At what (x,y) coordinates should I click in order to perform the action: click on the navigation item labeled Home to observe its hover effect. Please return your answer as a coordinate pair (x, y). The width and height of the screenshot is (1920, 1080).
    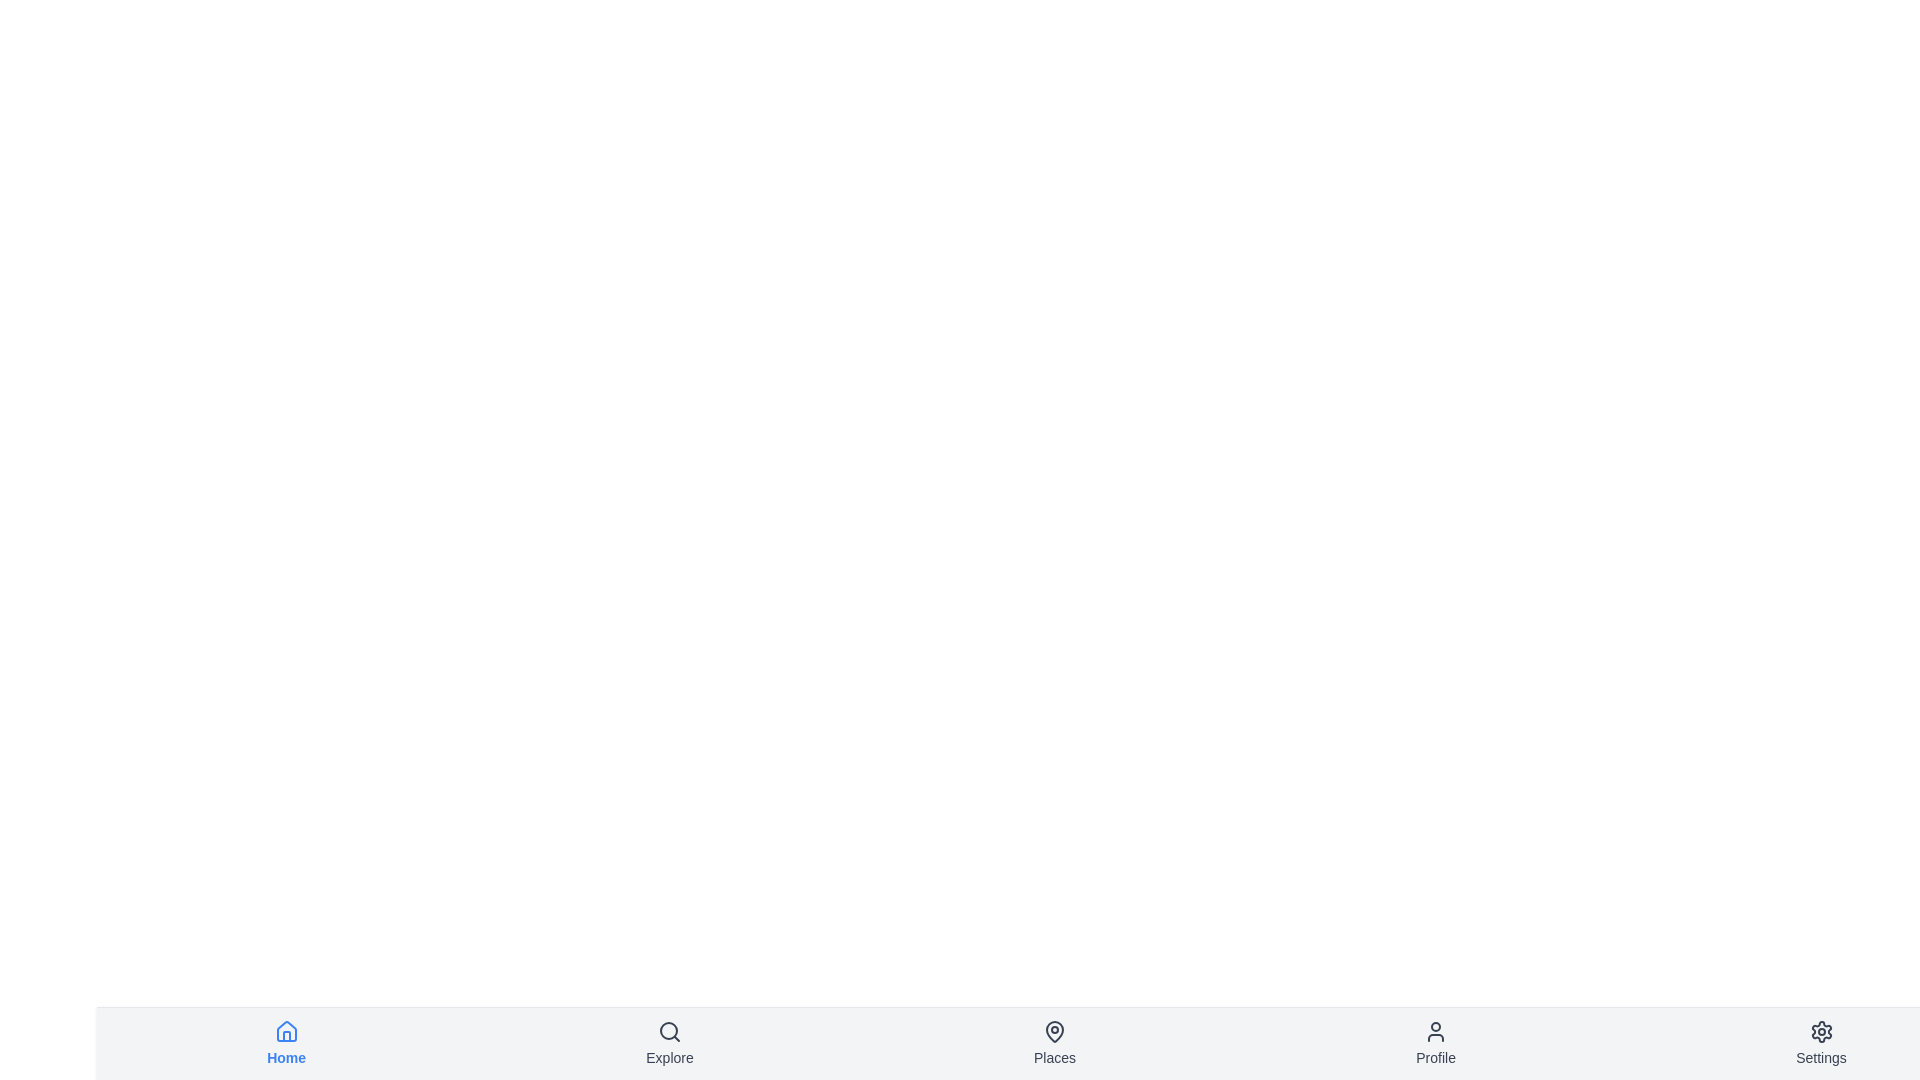
    Looking at the image, I should click on (285, 1043).